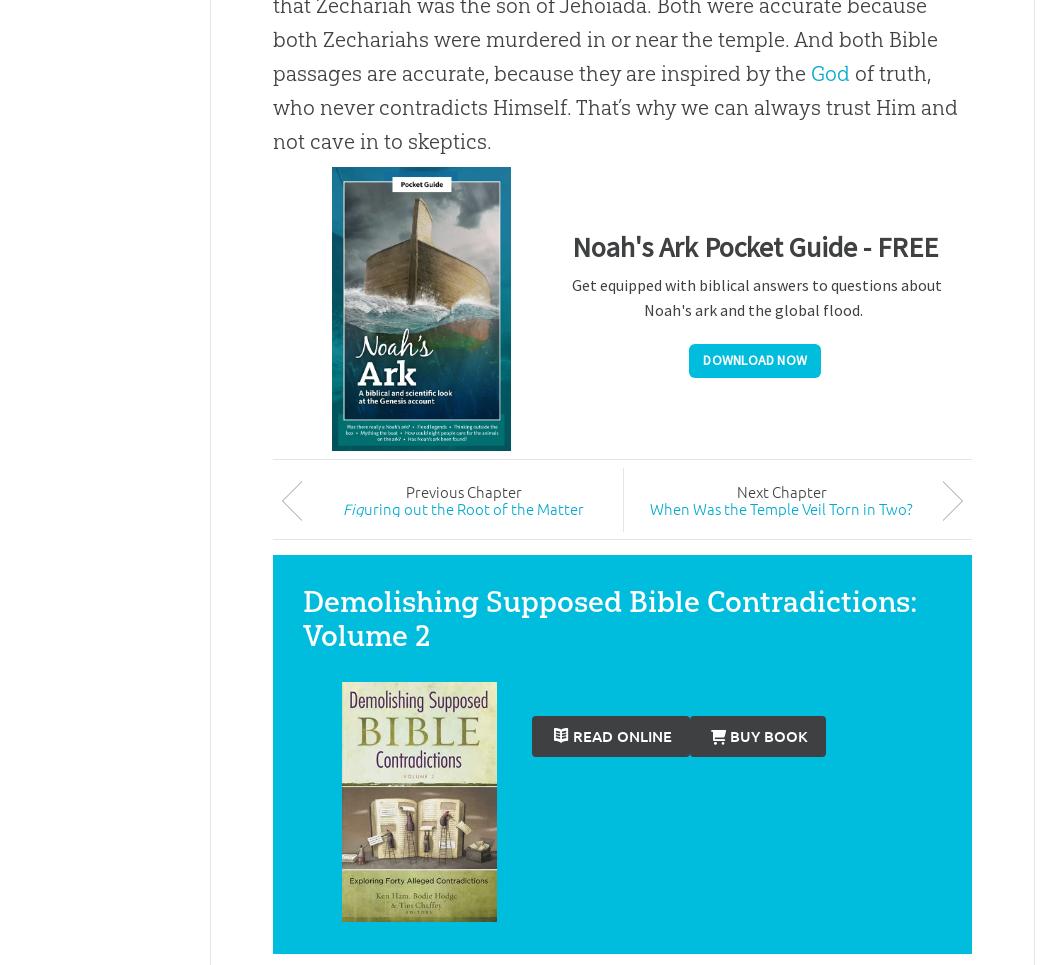 Image resolution: width=1050 pixels, height=965 pixels. What do you see at coordinates (450, 490) in the screenshot?
I see `'ious'` at bounding box center [450, 490].